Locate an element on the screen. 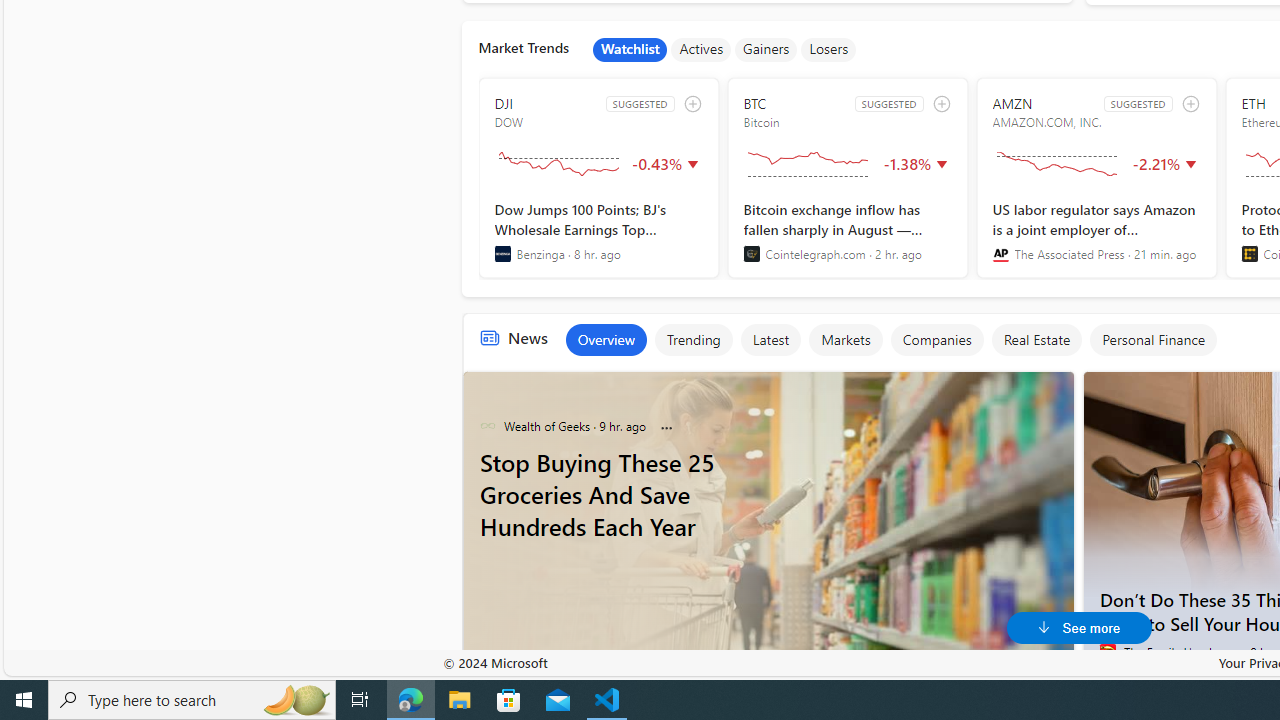  'Losers' is located at coordinates (829, 49).